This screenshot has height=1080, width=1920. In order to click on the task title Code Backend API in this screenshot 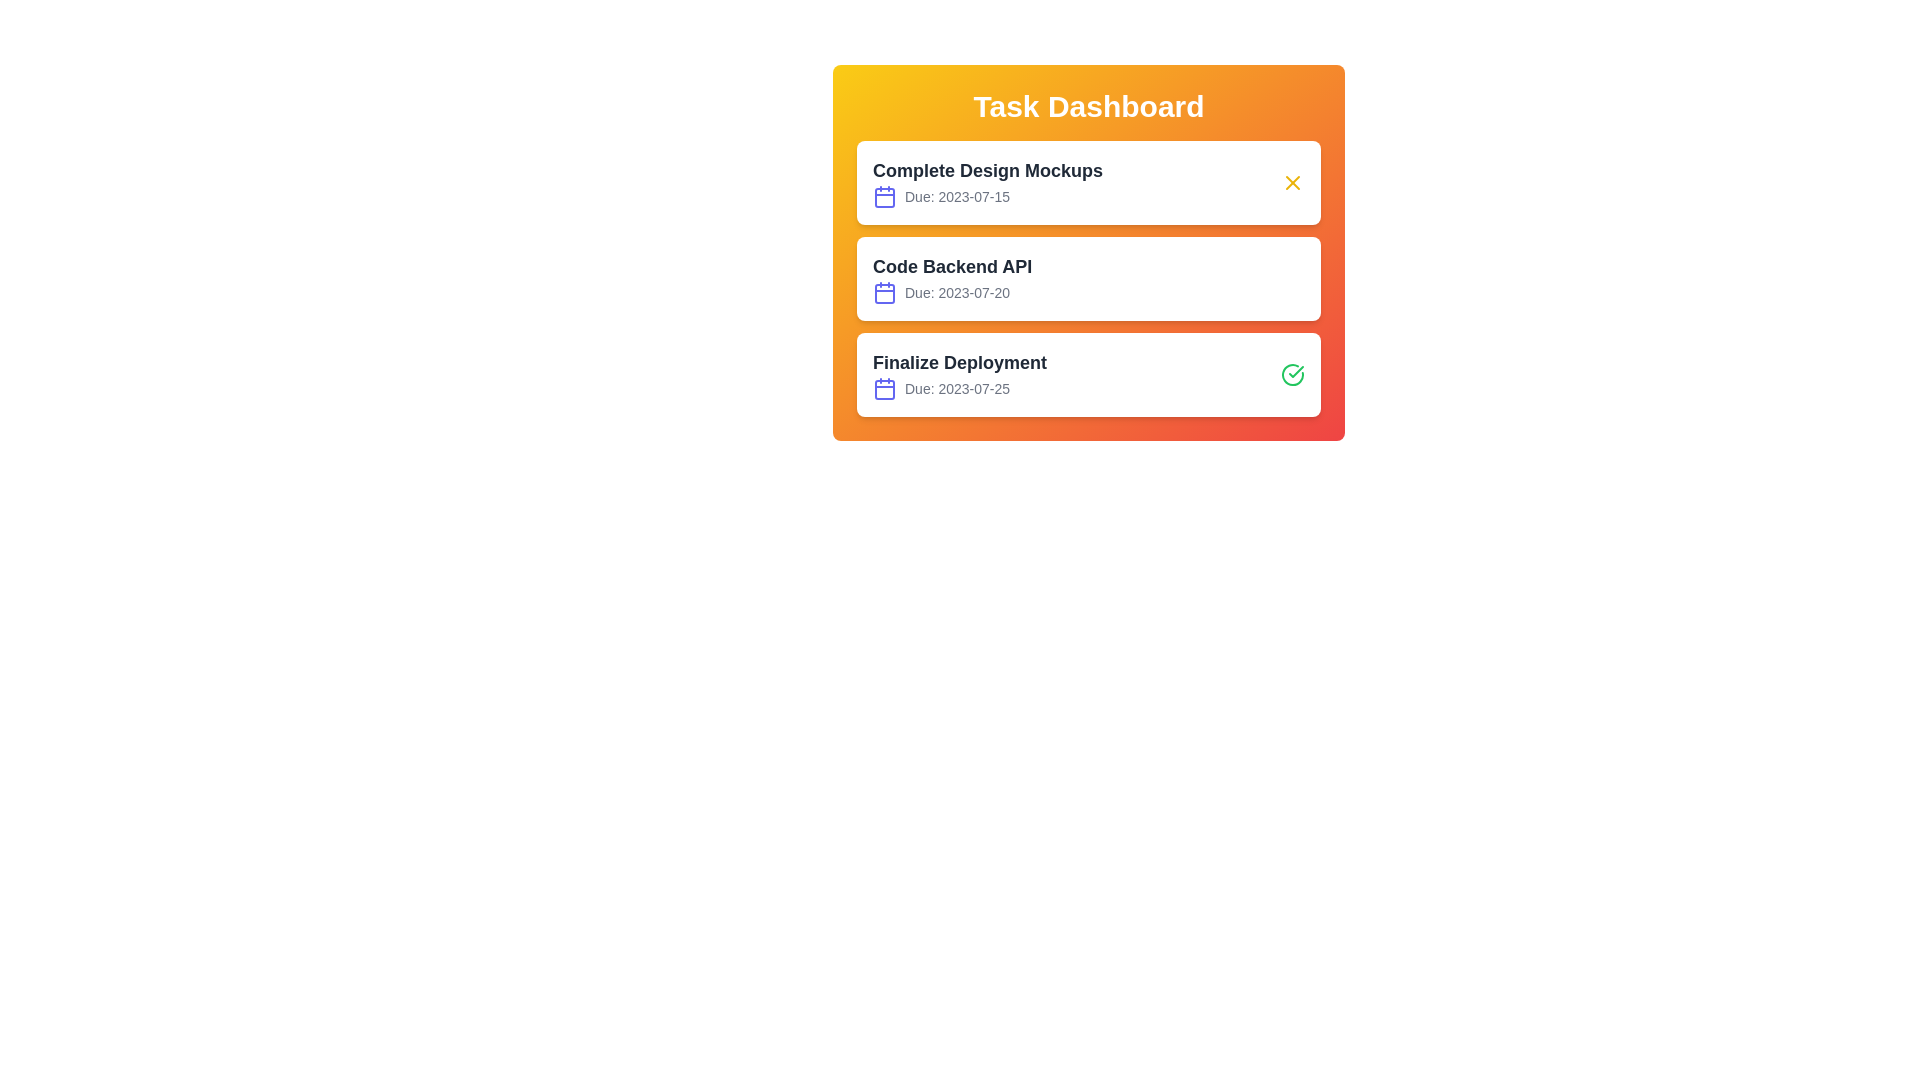, I will do `click(950, 265)`.